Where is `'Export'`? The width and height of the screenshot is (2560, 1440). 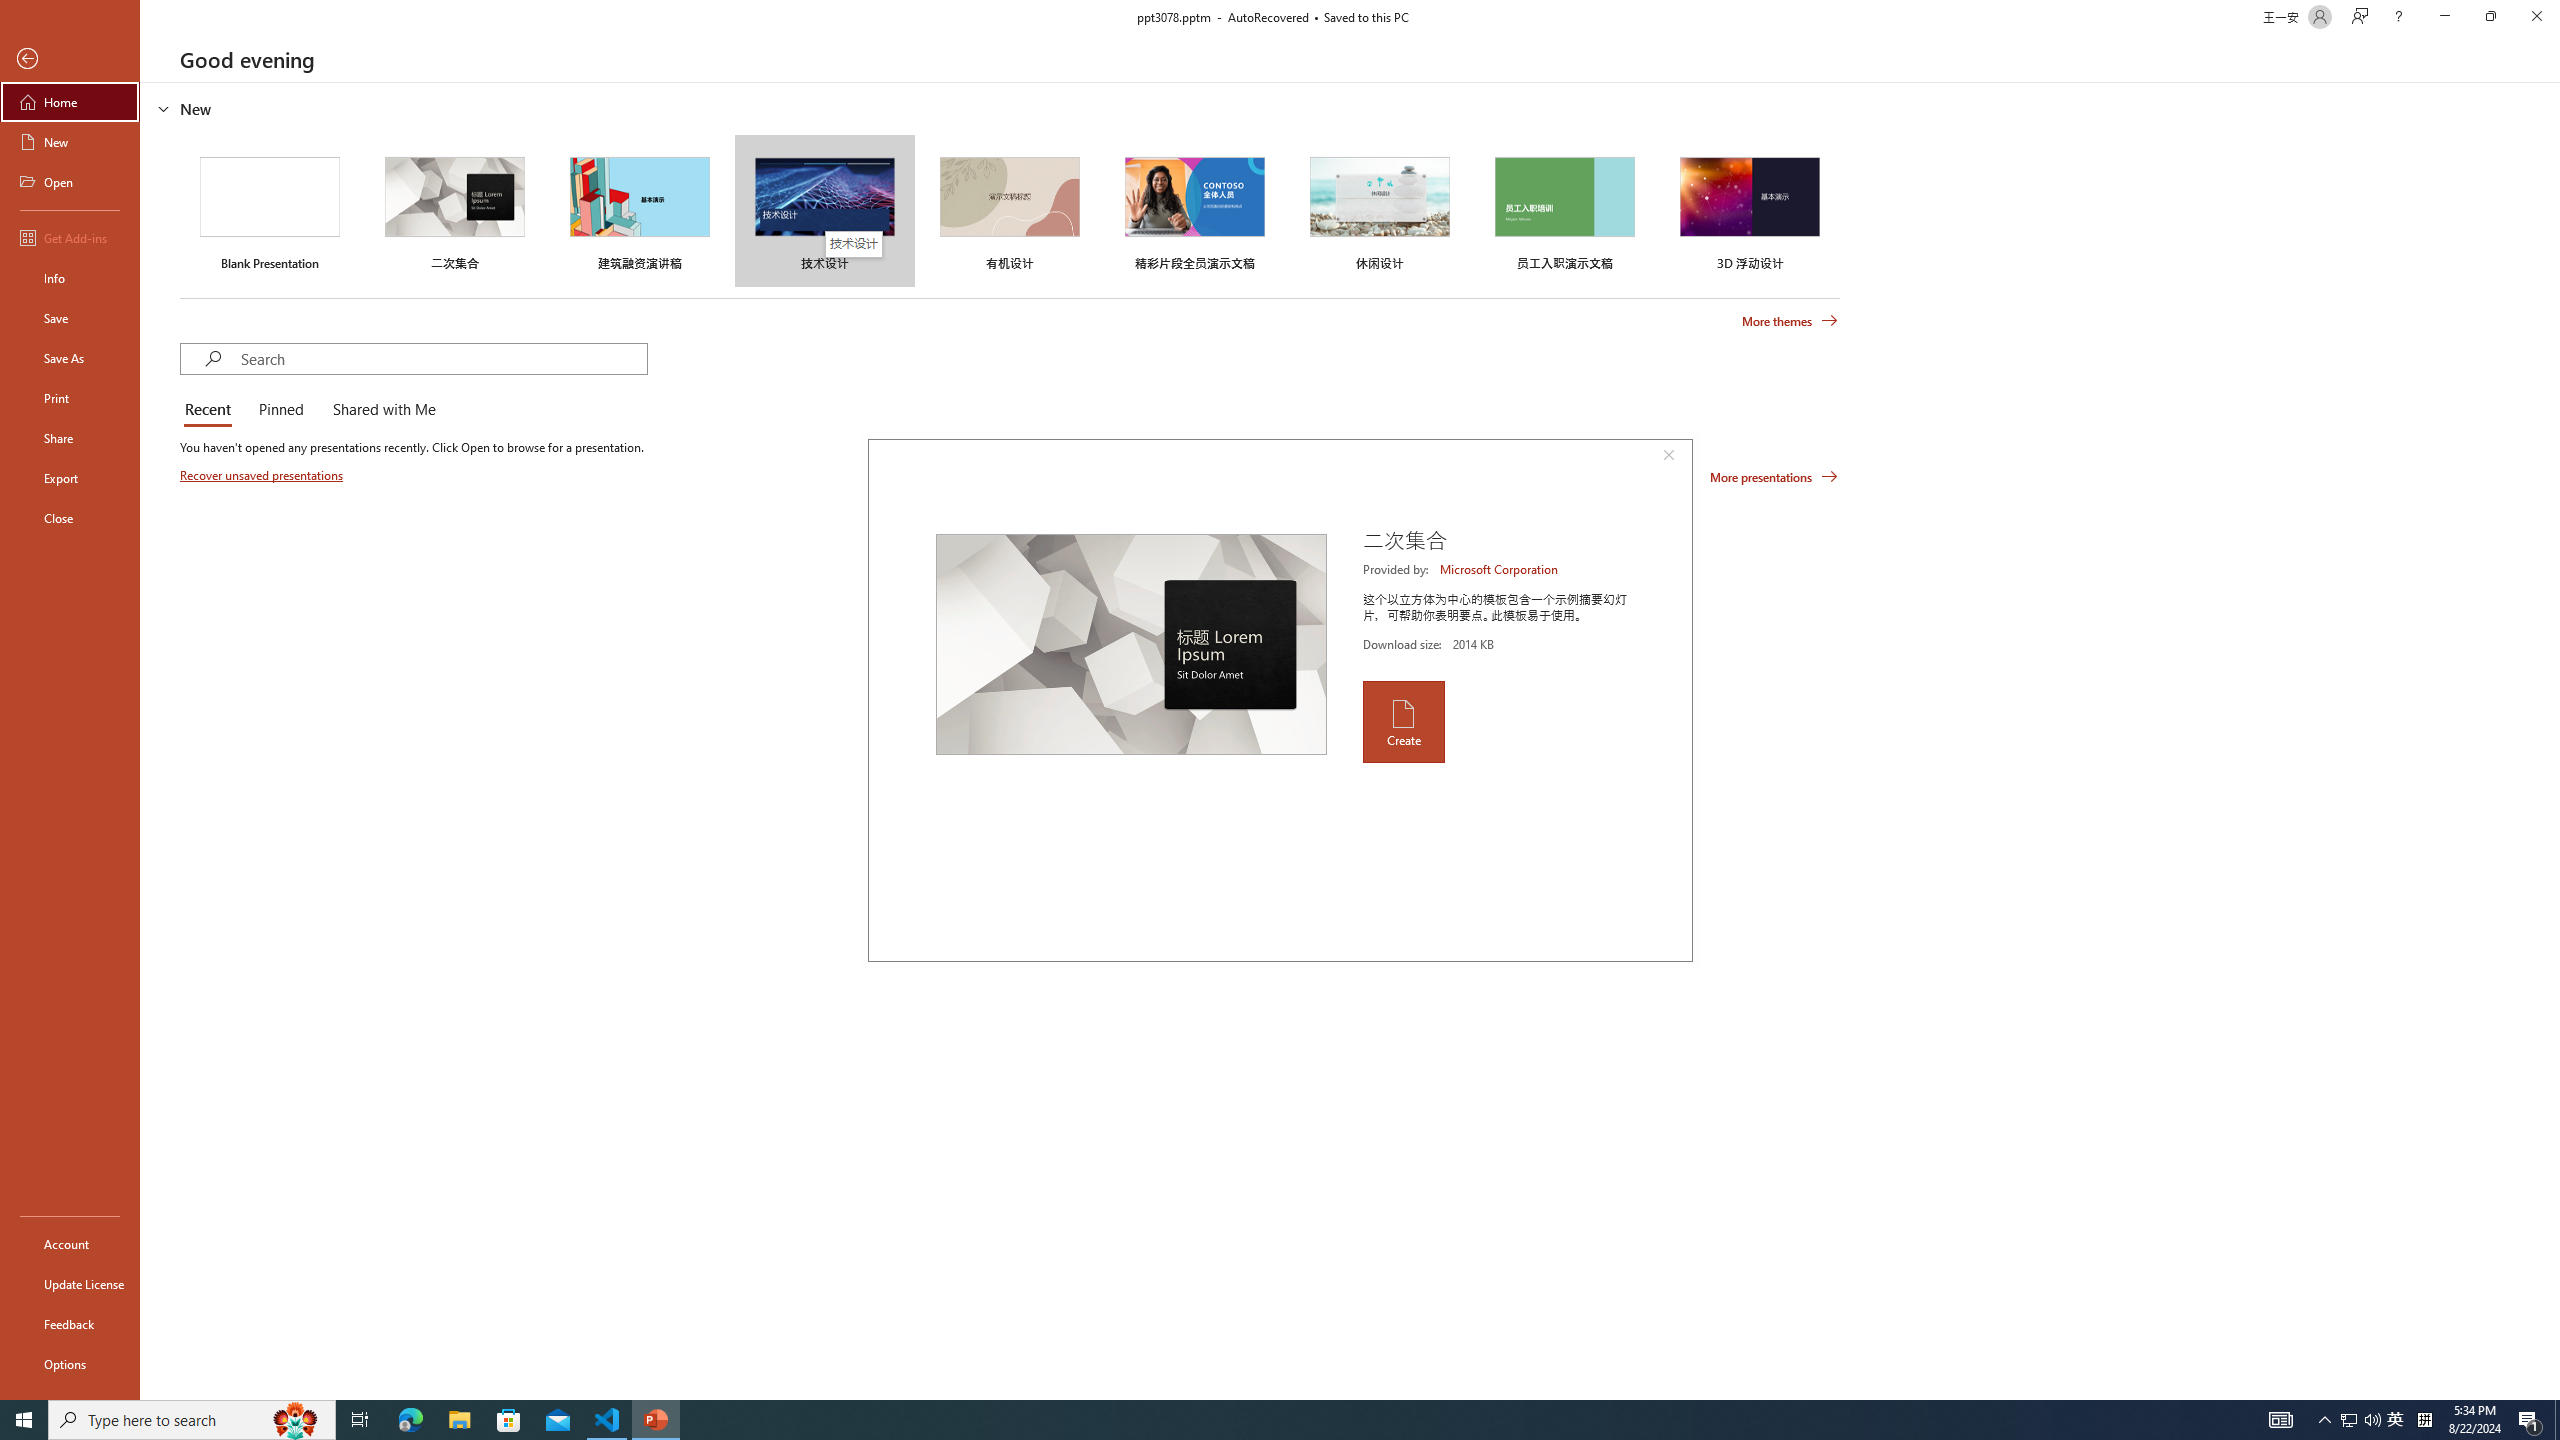 'Export' is located at coordinates (69, 478).